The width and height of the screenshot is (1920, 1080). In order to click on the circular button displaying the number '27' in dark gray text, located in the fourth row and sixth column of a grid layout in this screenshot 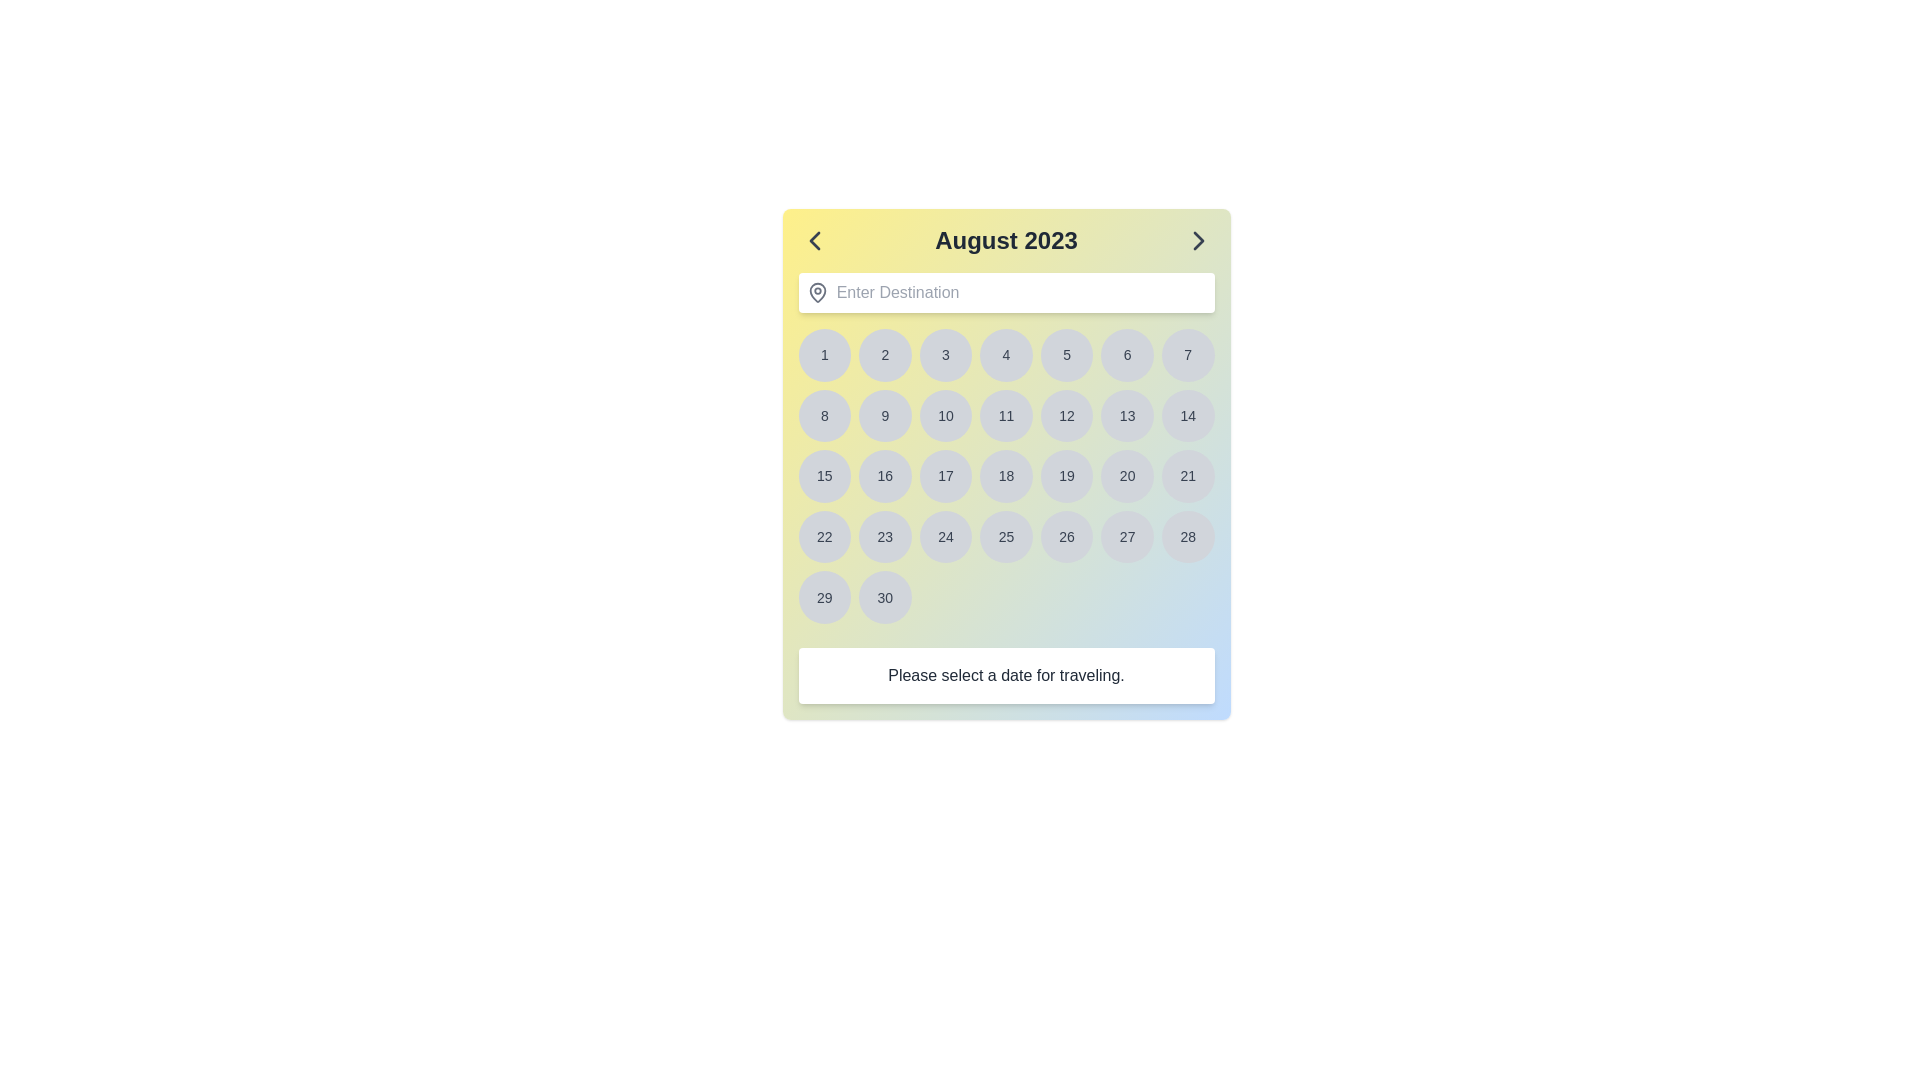, I will do `click(1127, 535)`.